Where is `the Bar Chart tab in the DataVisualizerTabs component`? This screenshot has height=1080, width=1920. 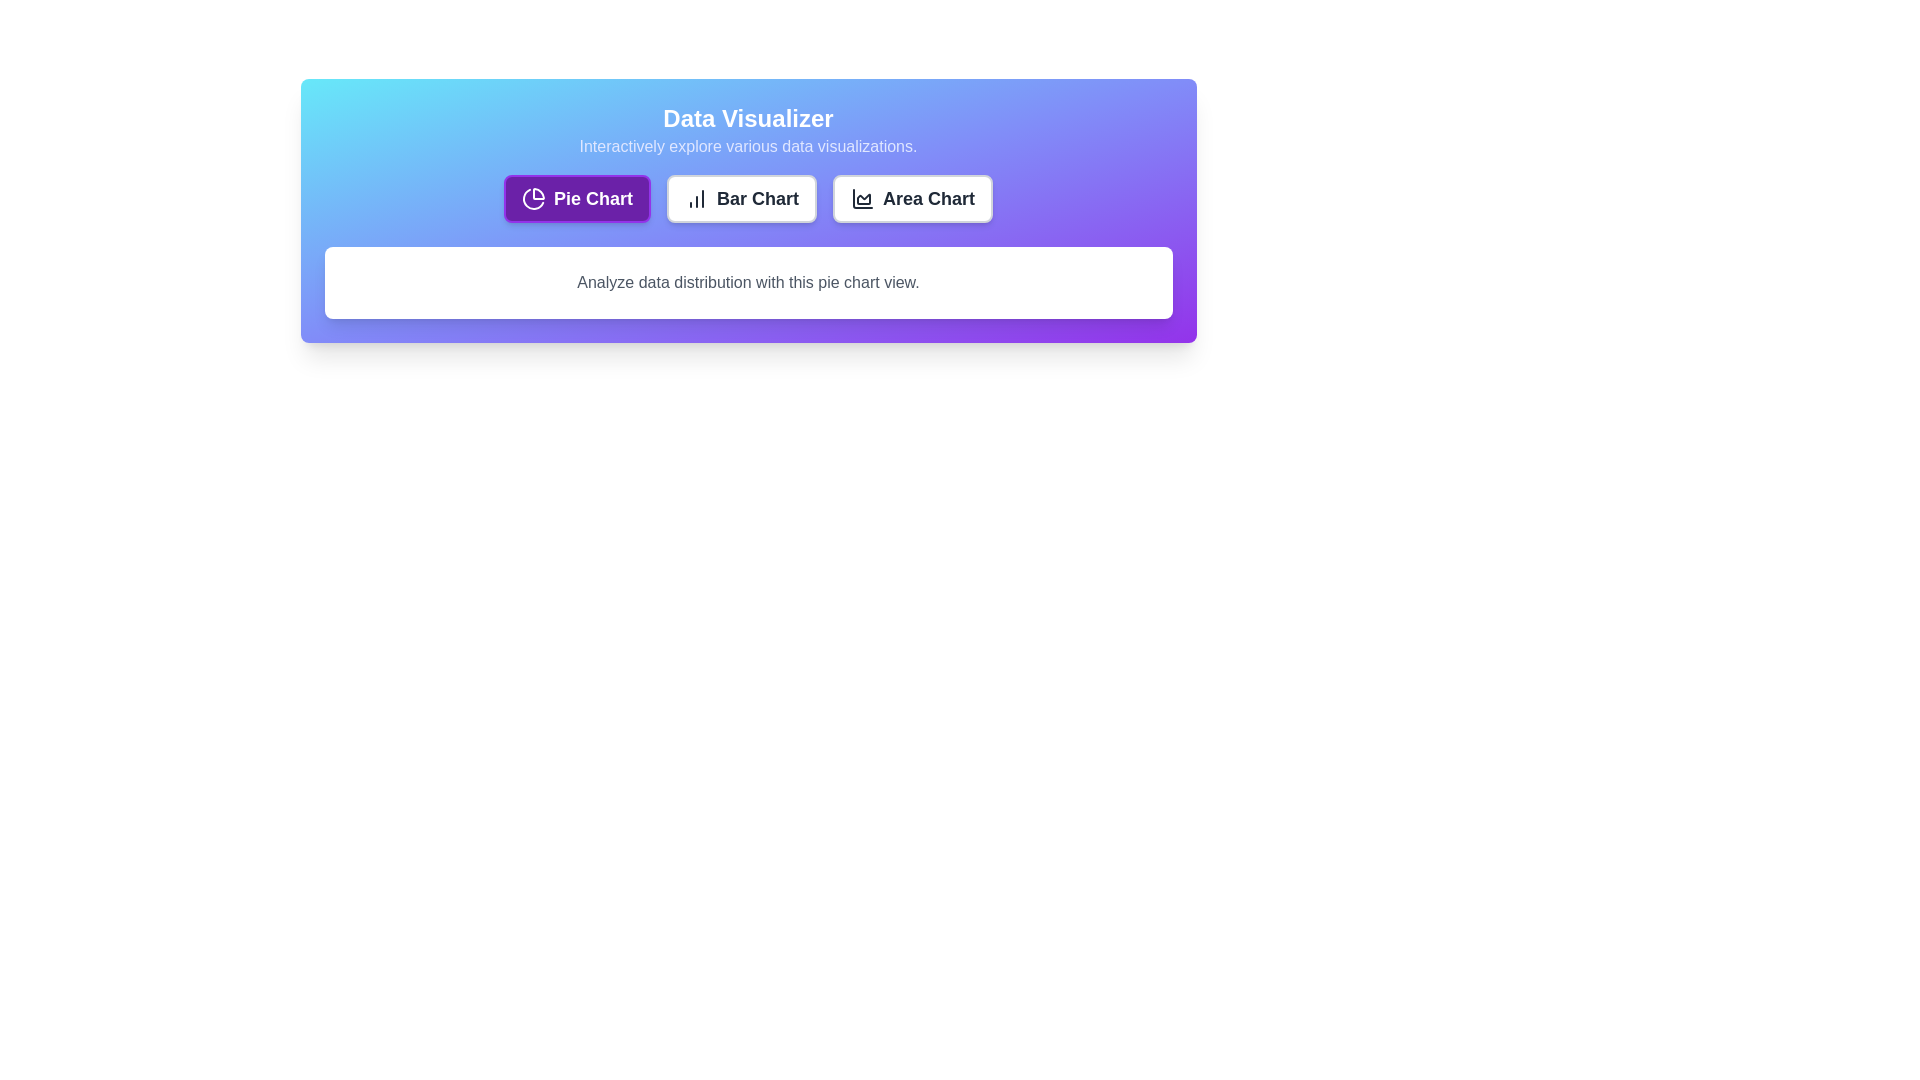
the Bar Chart tab in the DataVisualizerTabs component is located at coordinates (741, 199).